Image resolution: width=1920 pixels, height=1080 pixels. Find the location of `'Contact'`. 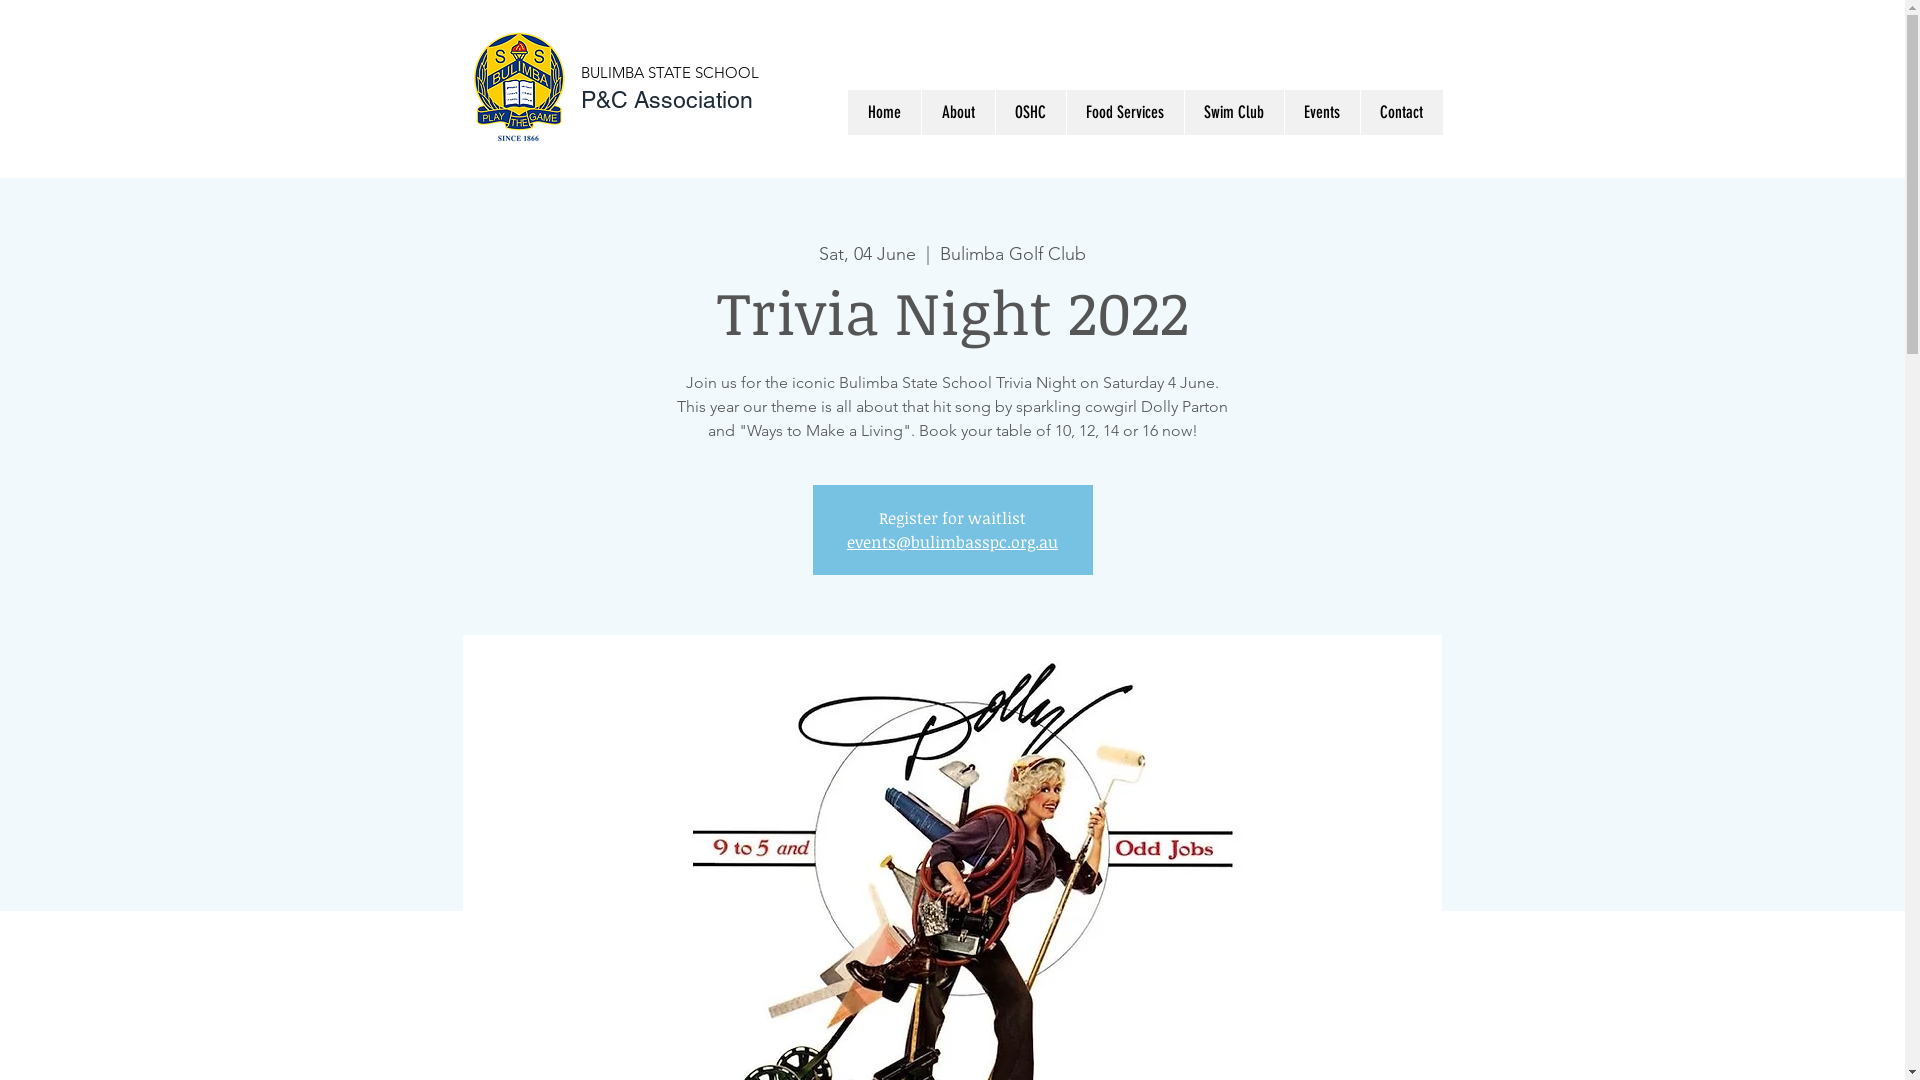

'Contact' is located at coordinates (1400, 112).